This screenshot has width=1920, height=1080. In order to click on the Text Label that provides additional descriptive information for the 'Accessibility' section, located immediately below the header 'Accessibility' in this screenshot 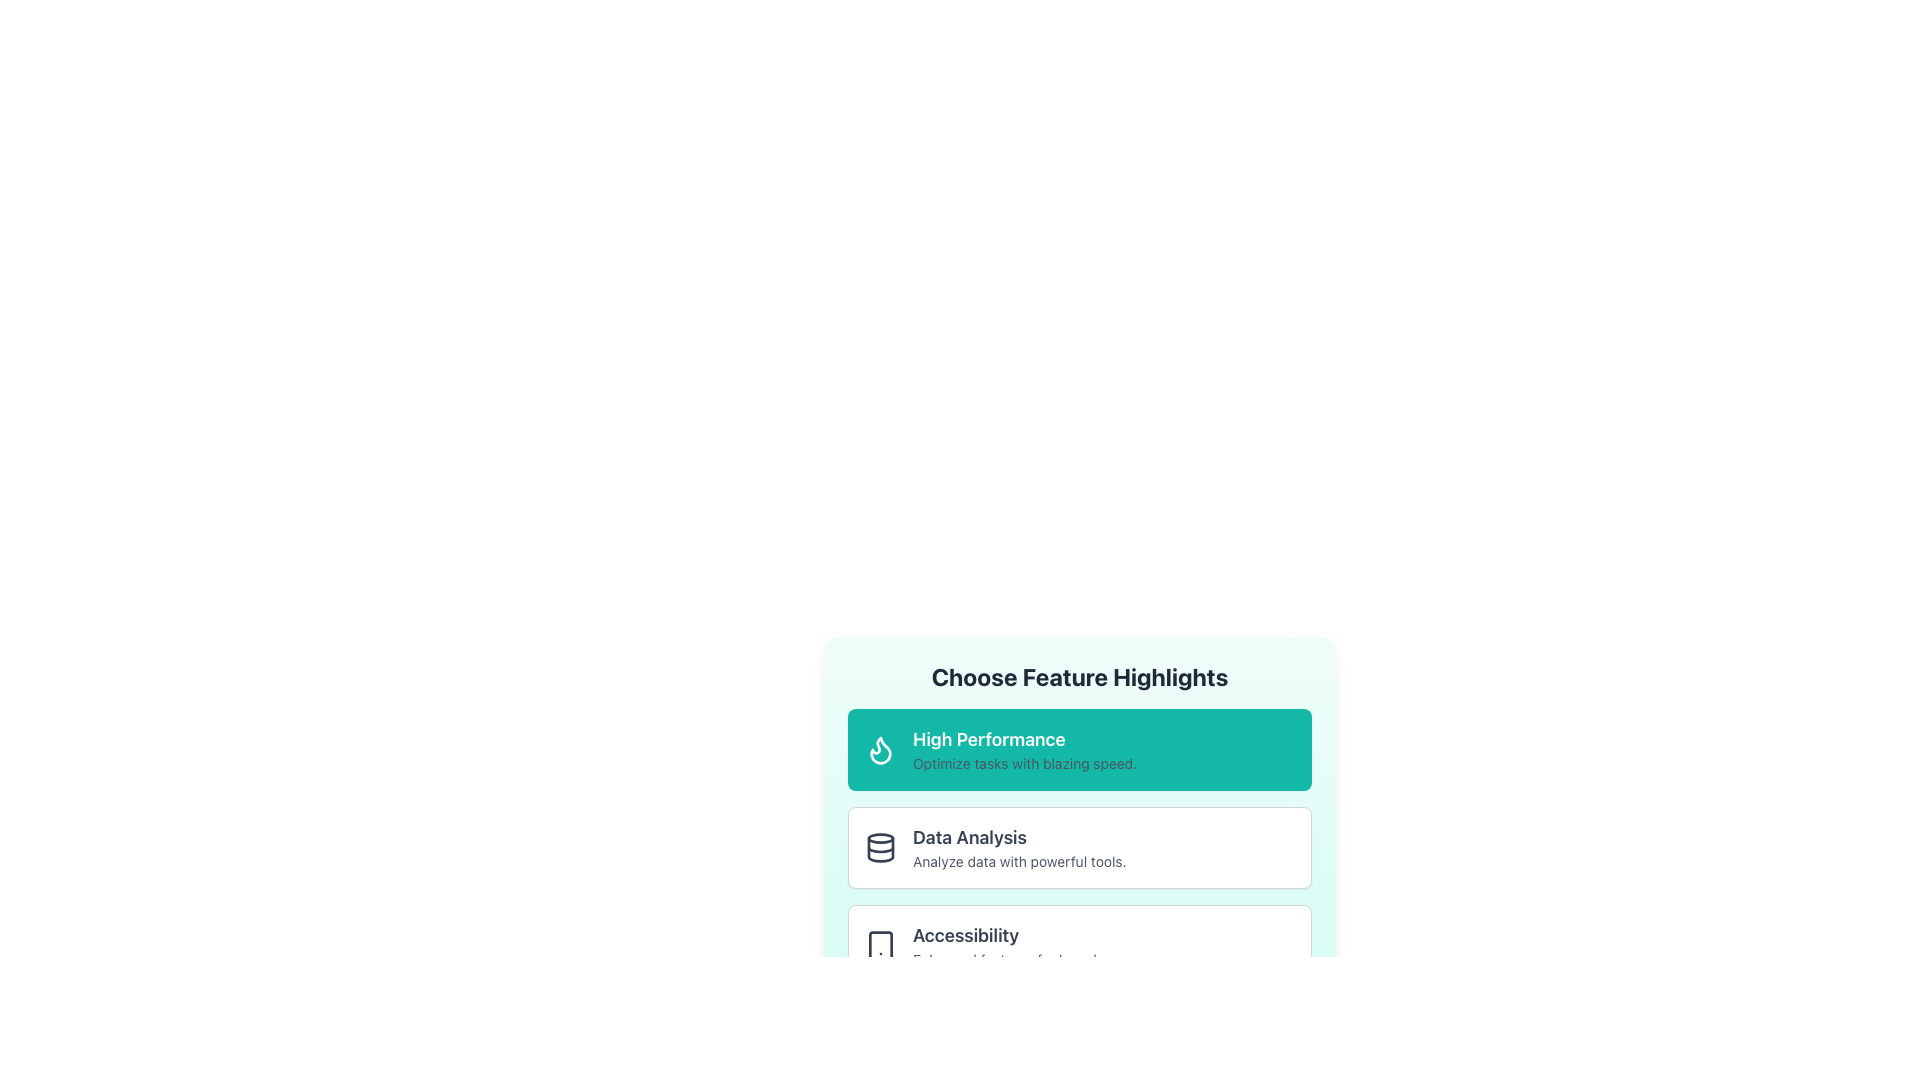, I will do `click(1037, 959)`.